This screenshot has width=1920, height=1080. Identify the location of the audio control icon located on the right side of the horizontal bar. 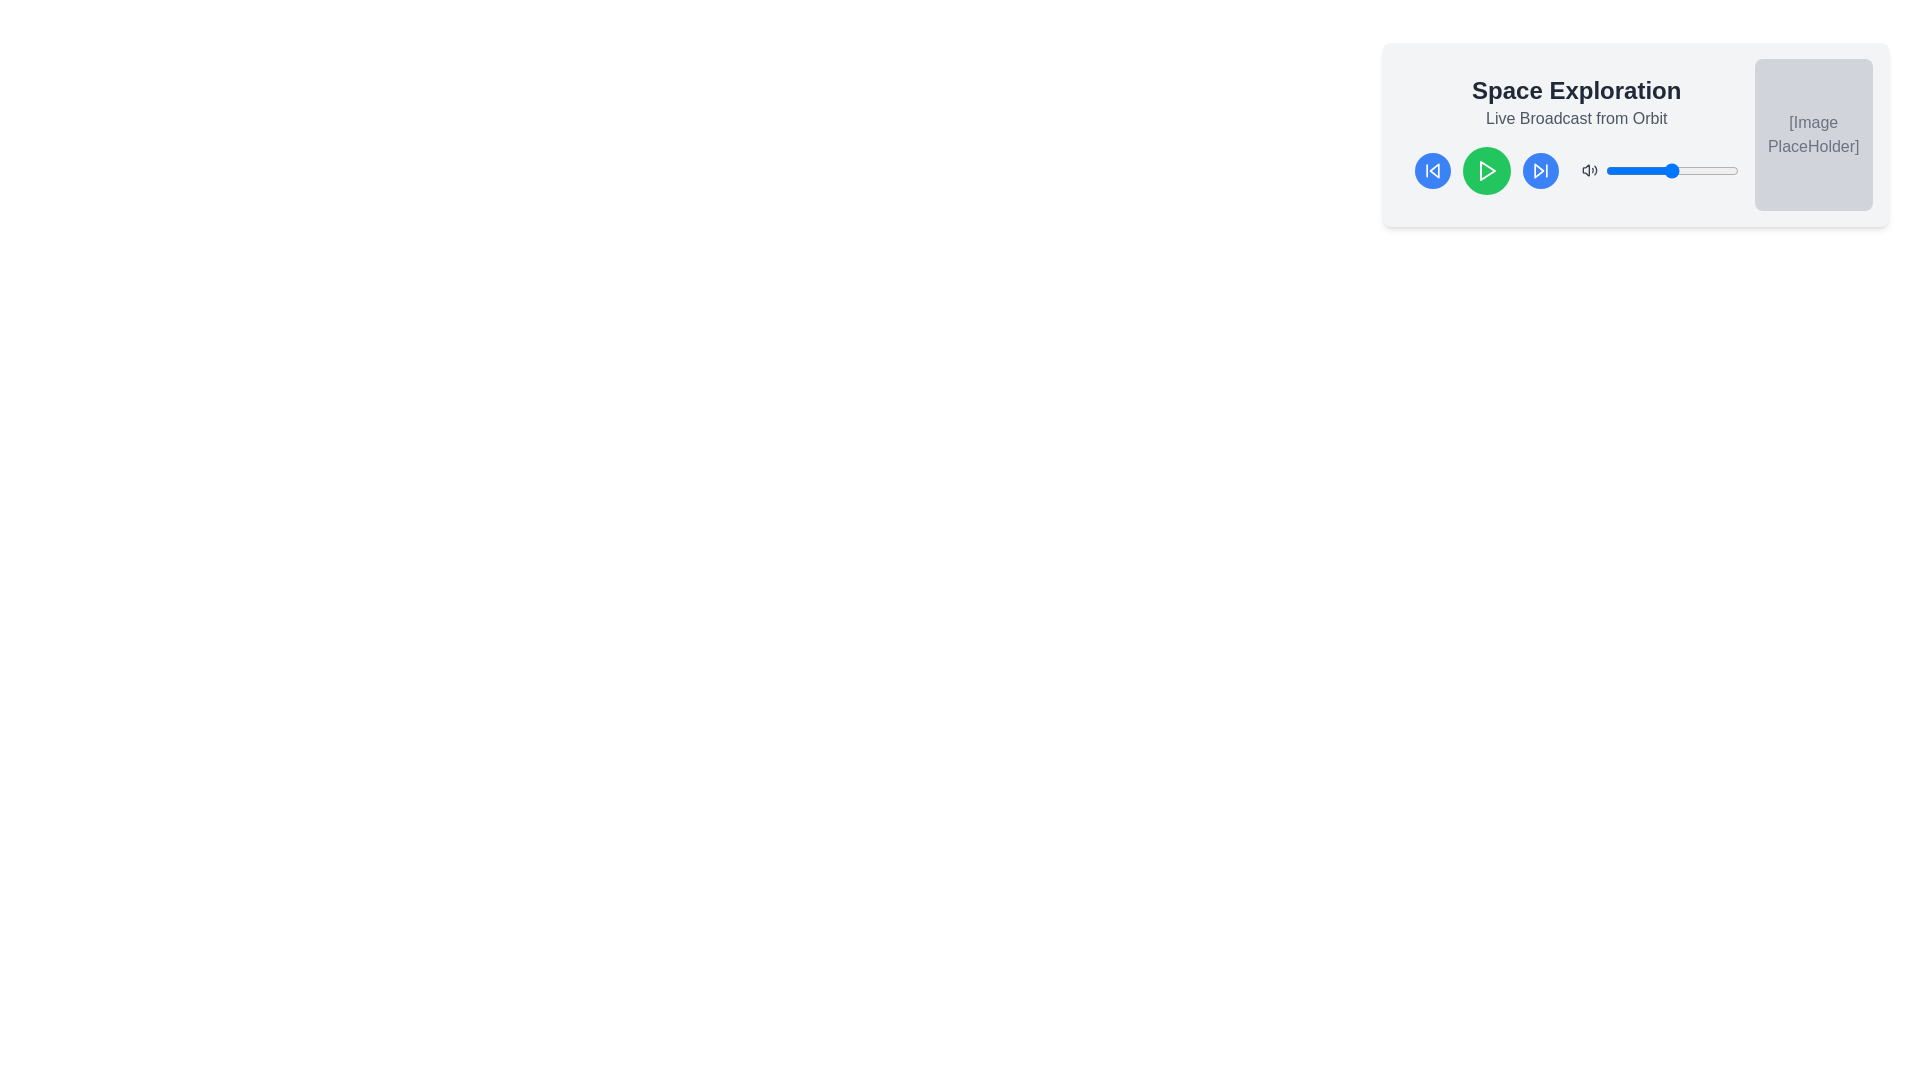
(1588, 169).